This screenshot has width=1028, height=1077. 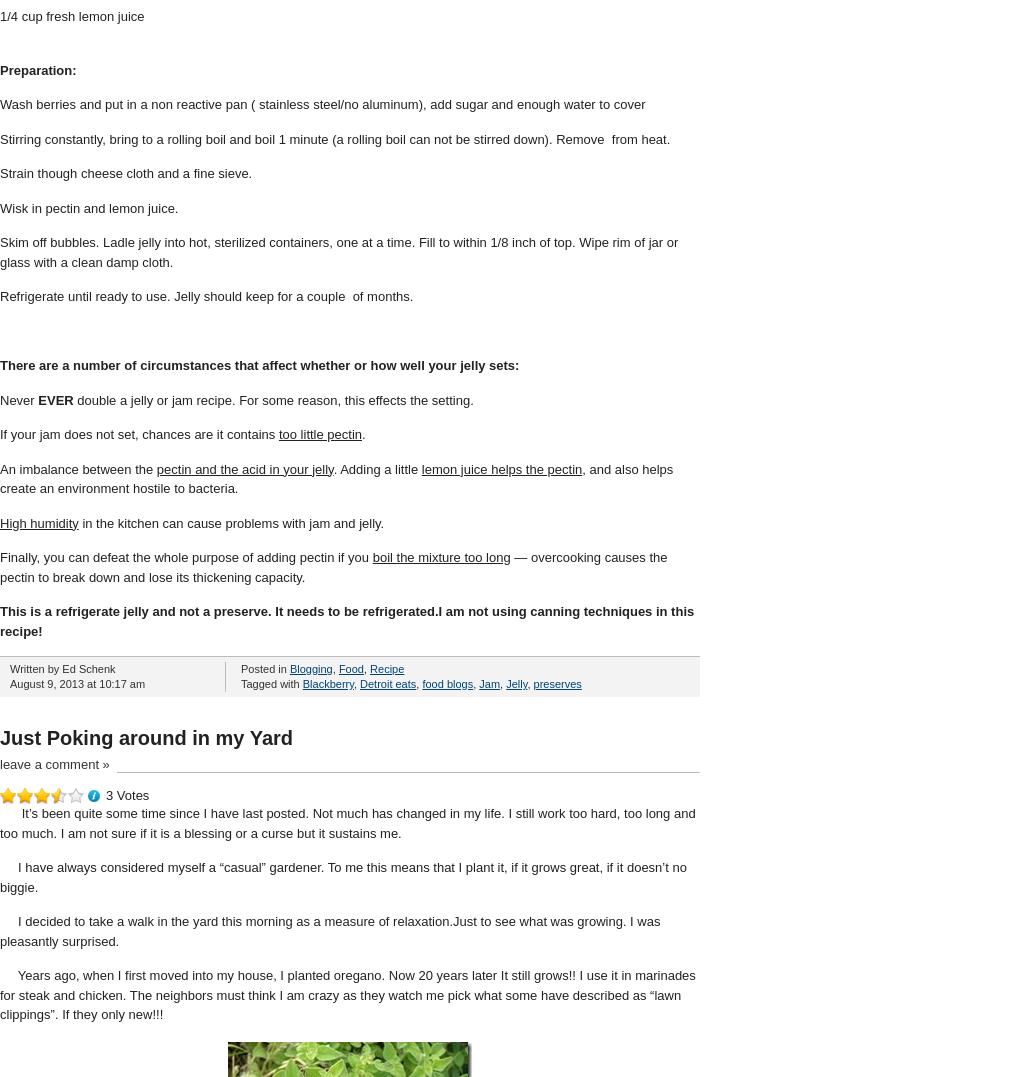 What do you see at coordinates (310, 668) in the screenshot?
I see `'Blogging'` at bounding box center [310, 668].